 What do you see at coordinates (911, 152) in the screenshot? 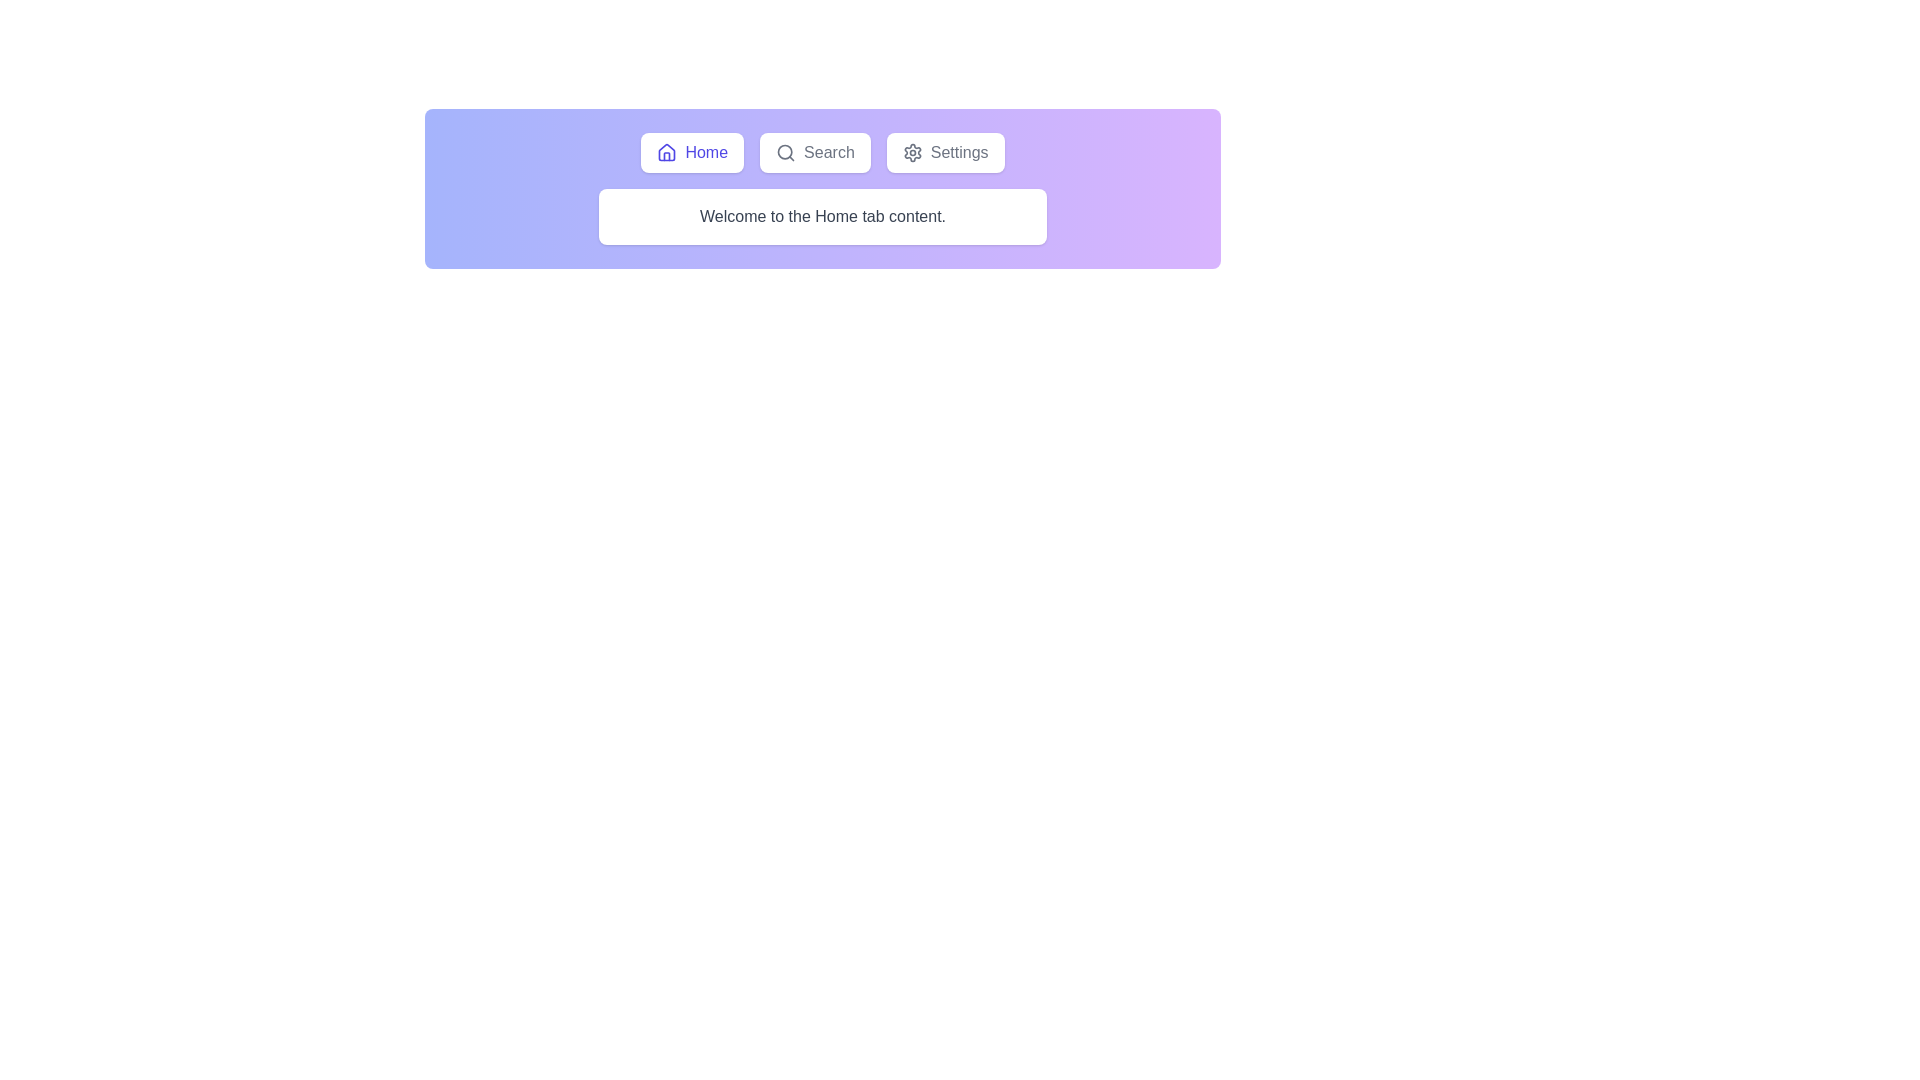
I see `the settings icon, which is a gear-shaped graphical element located within the 'Settings' menu button, the third button from the left in the horizontal navigation options` at bounding box center [911, 152].